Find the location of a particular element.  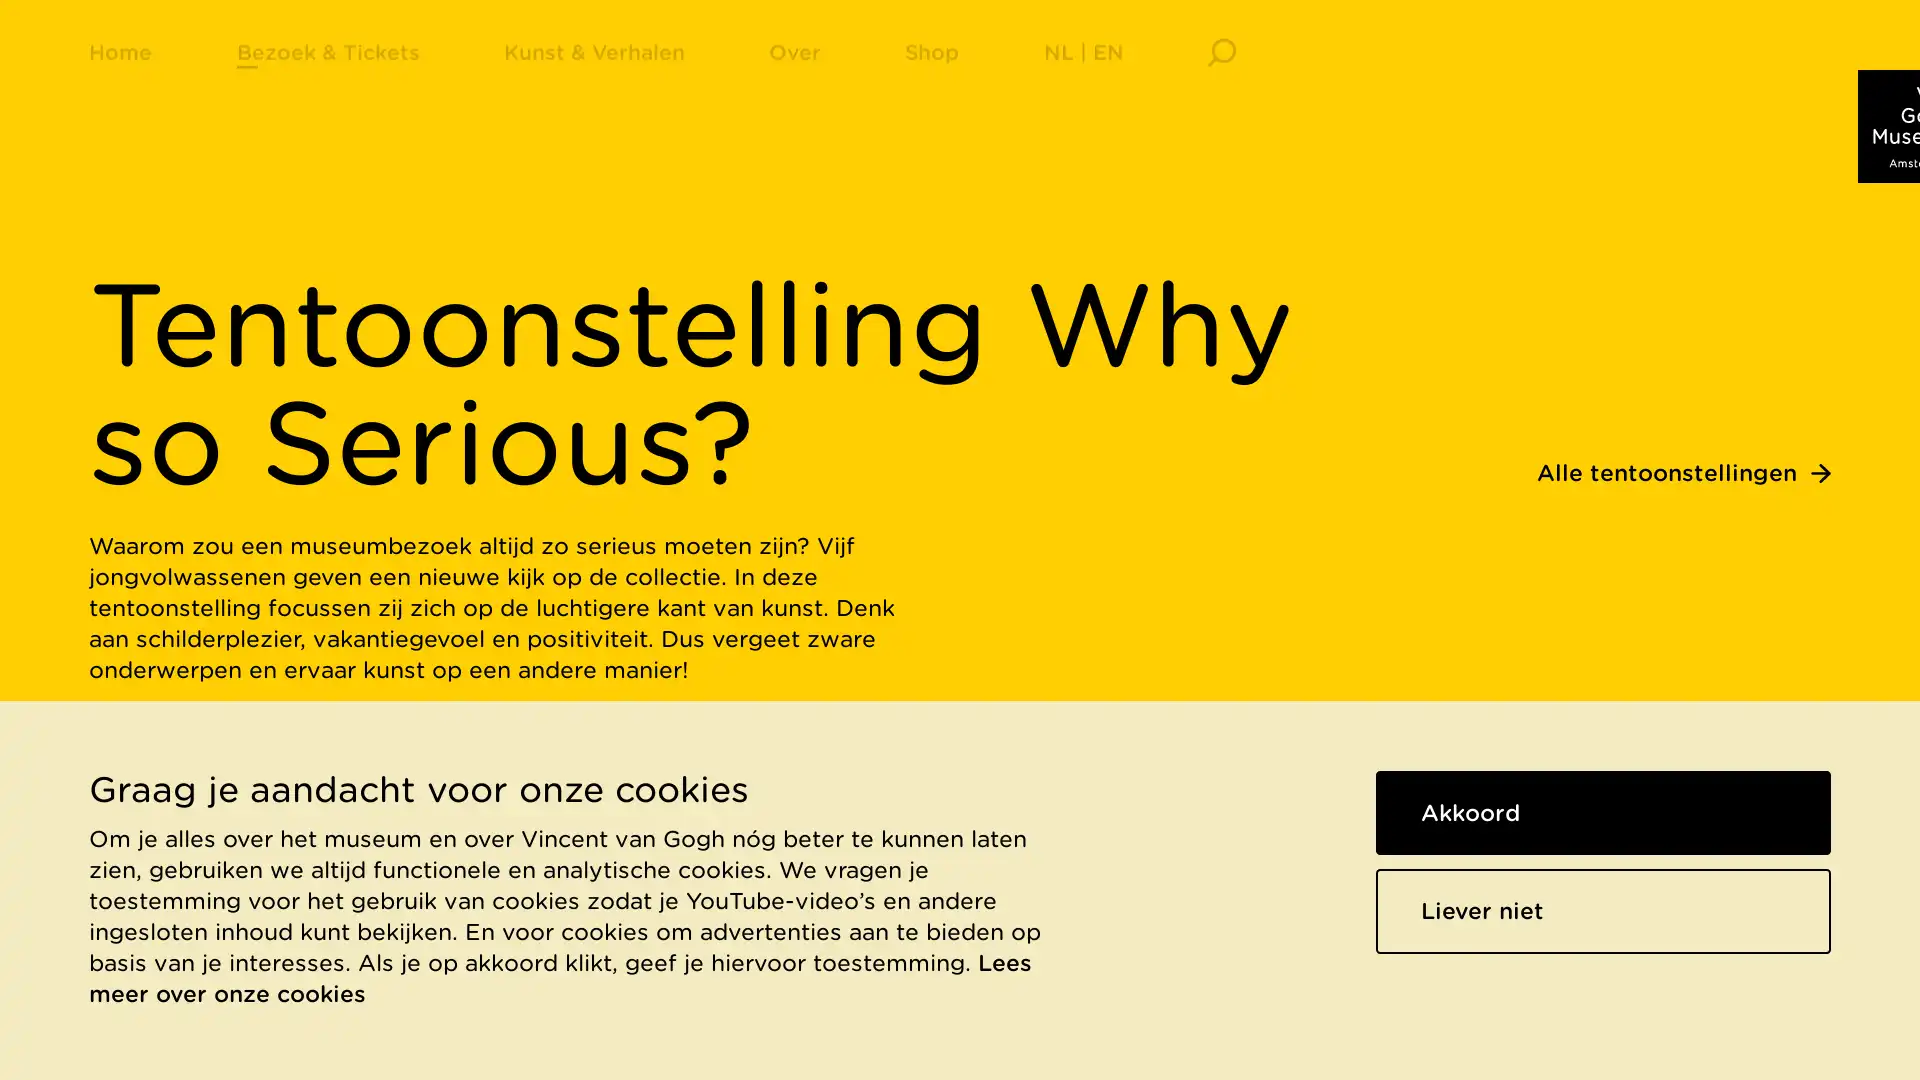

Liever niet is located at coordinates (1603, 910).